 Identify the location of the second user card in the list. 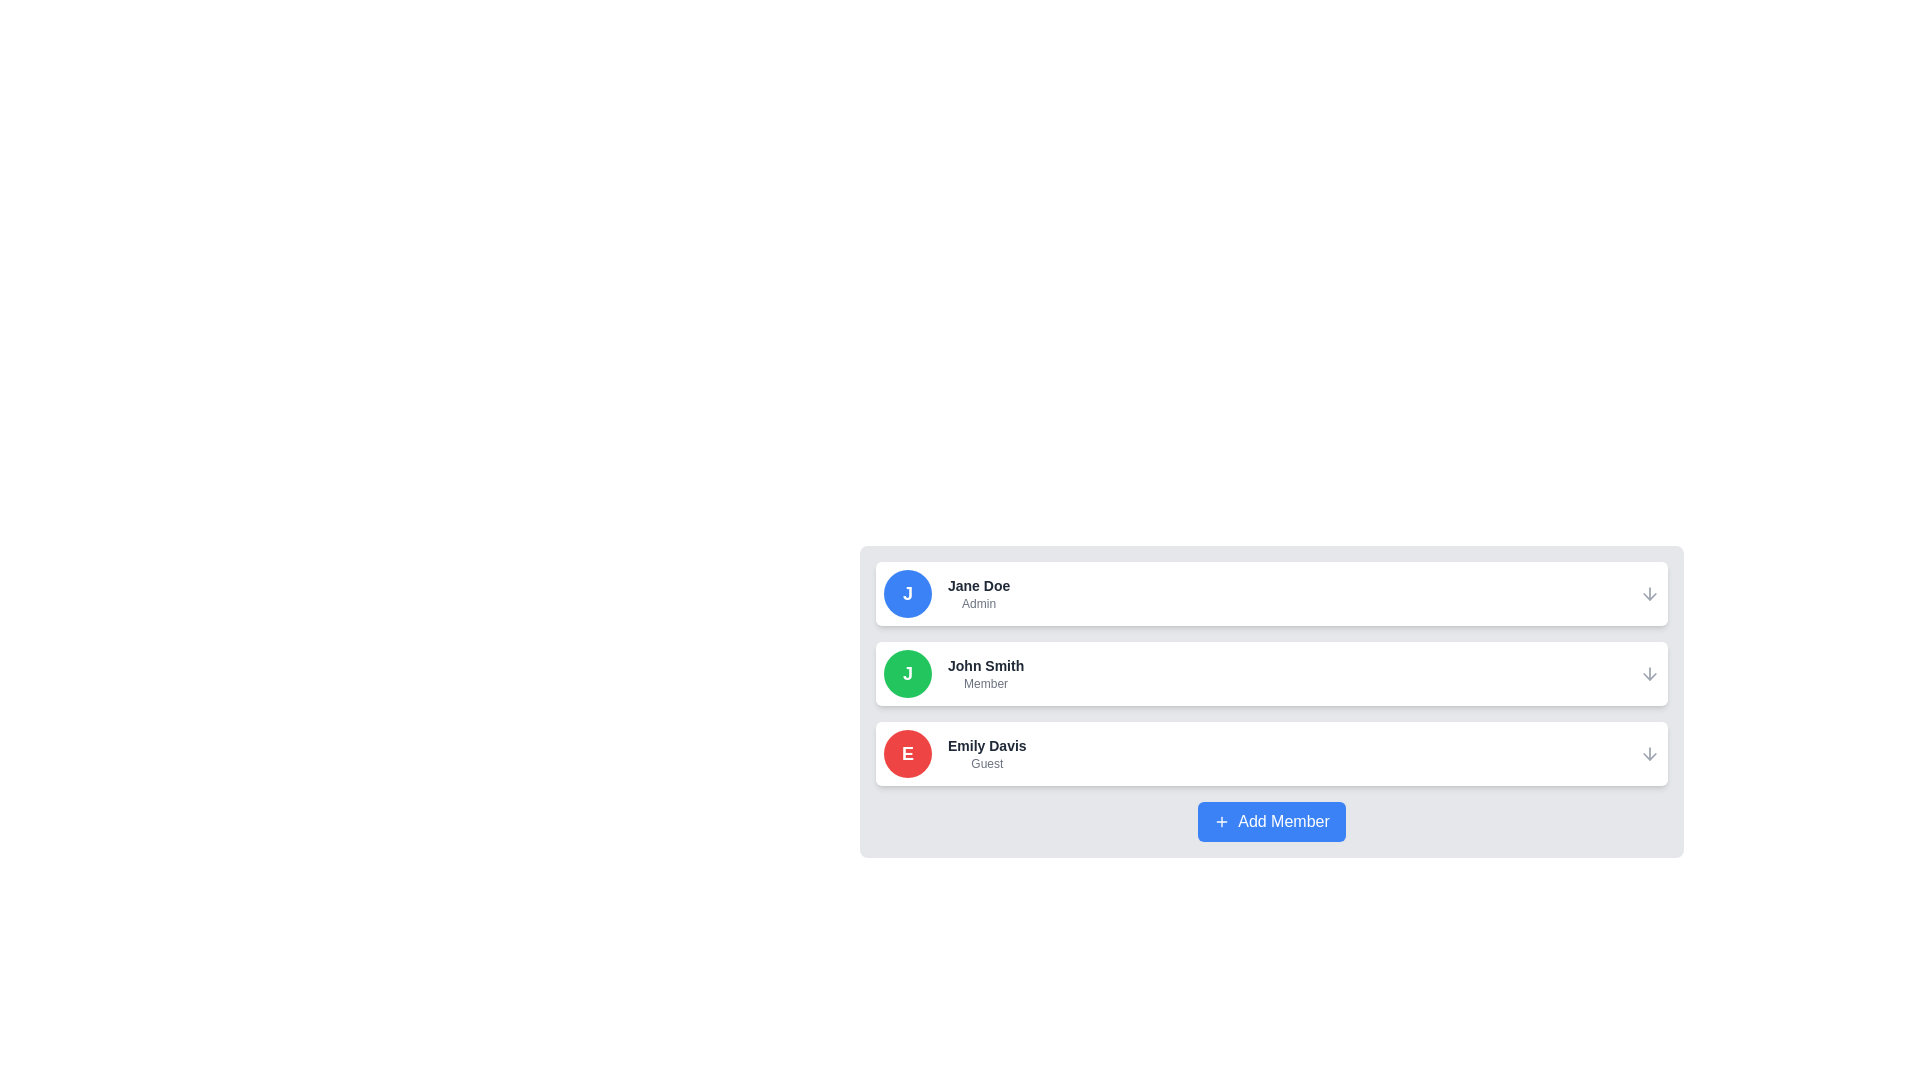
(1271, 701).